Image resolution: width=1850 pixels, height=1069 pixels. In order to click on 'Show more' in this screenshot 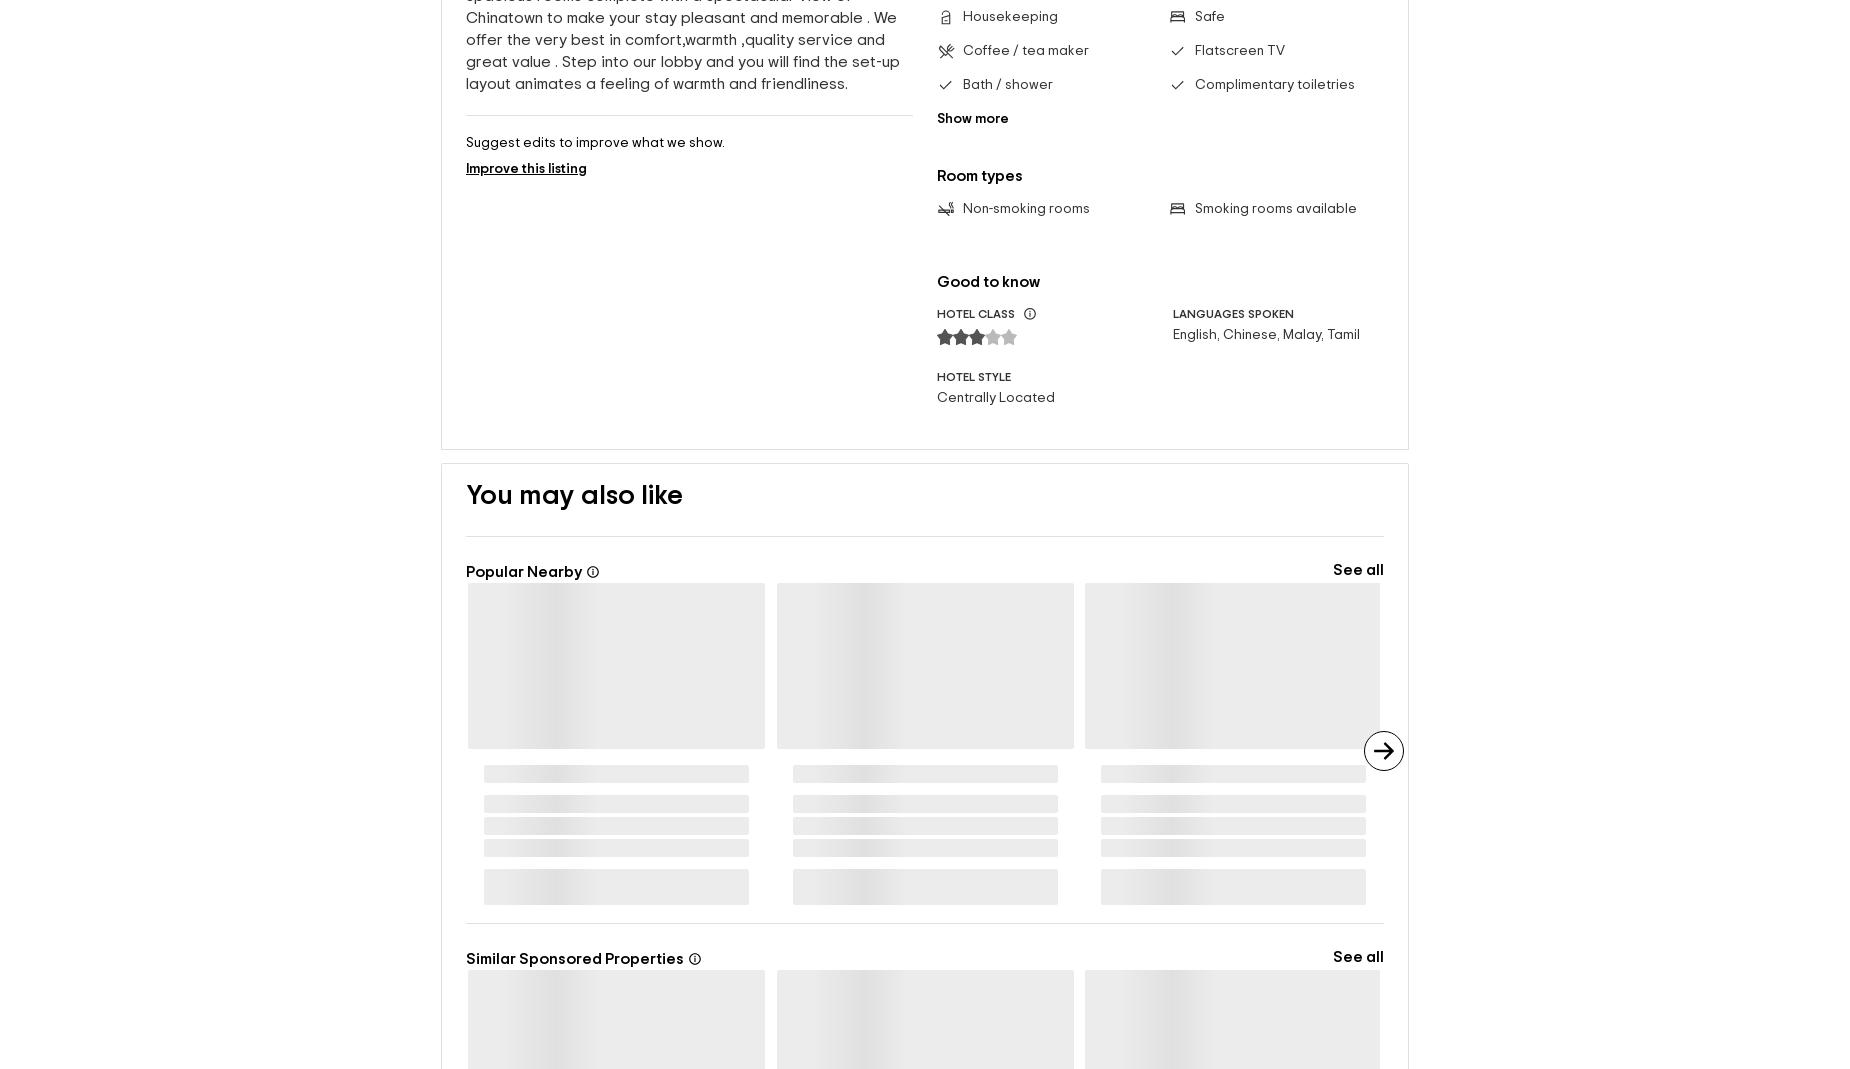, I will do `click(971, 118)`.